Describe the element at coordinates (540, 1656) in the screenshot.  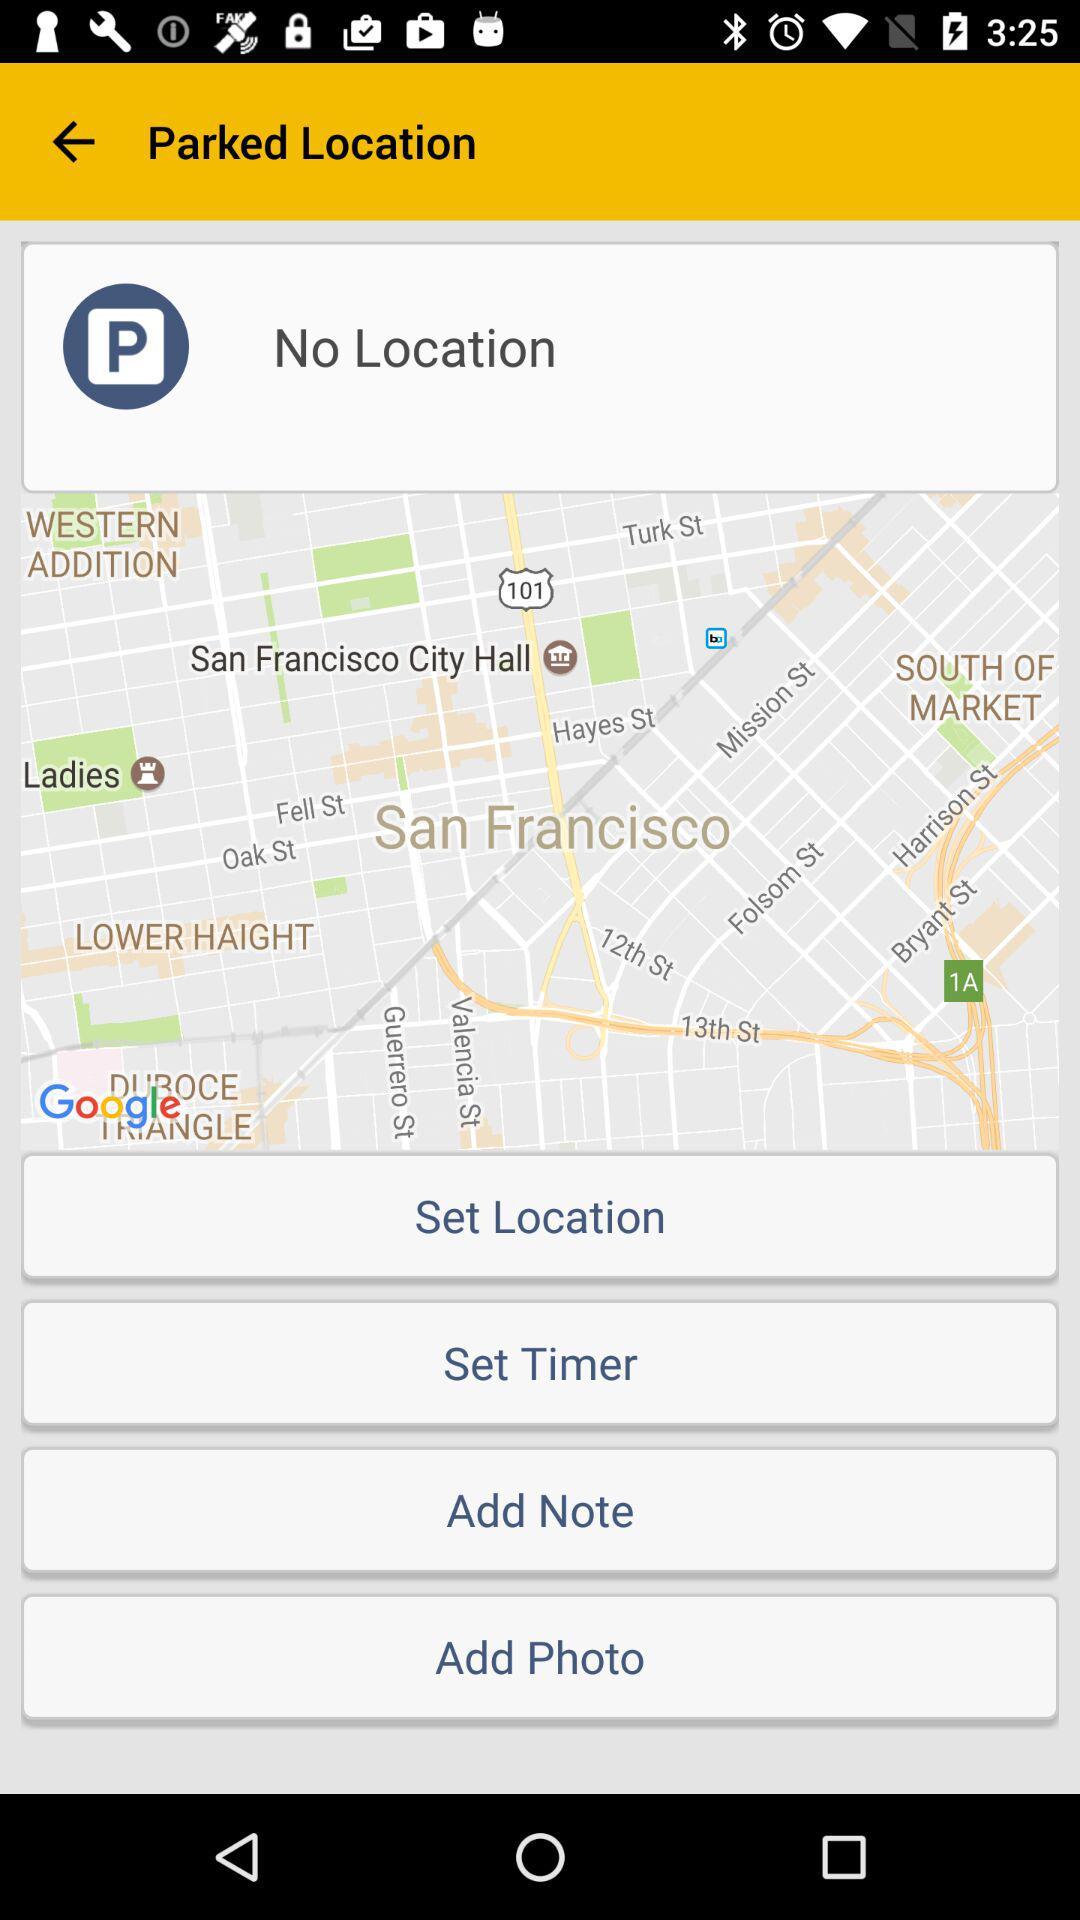
I see `add photo item` at that location.